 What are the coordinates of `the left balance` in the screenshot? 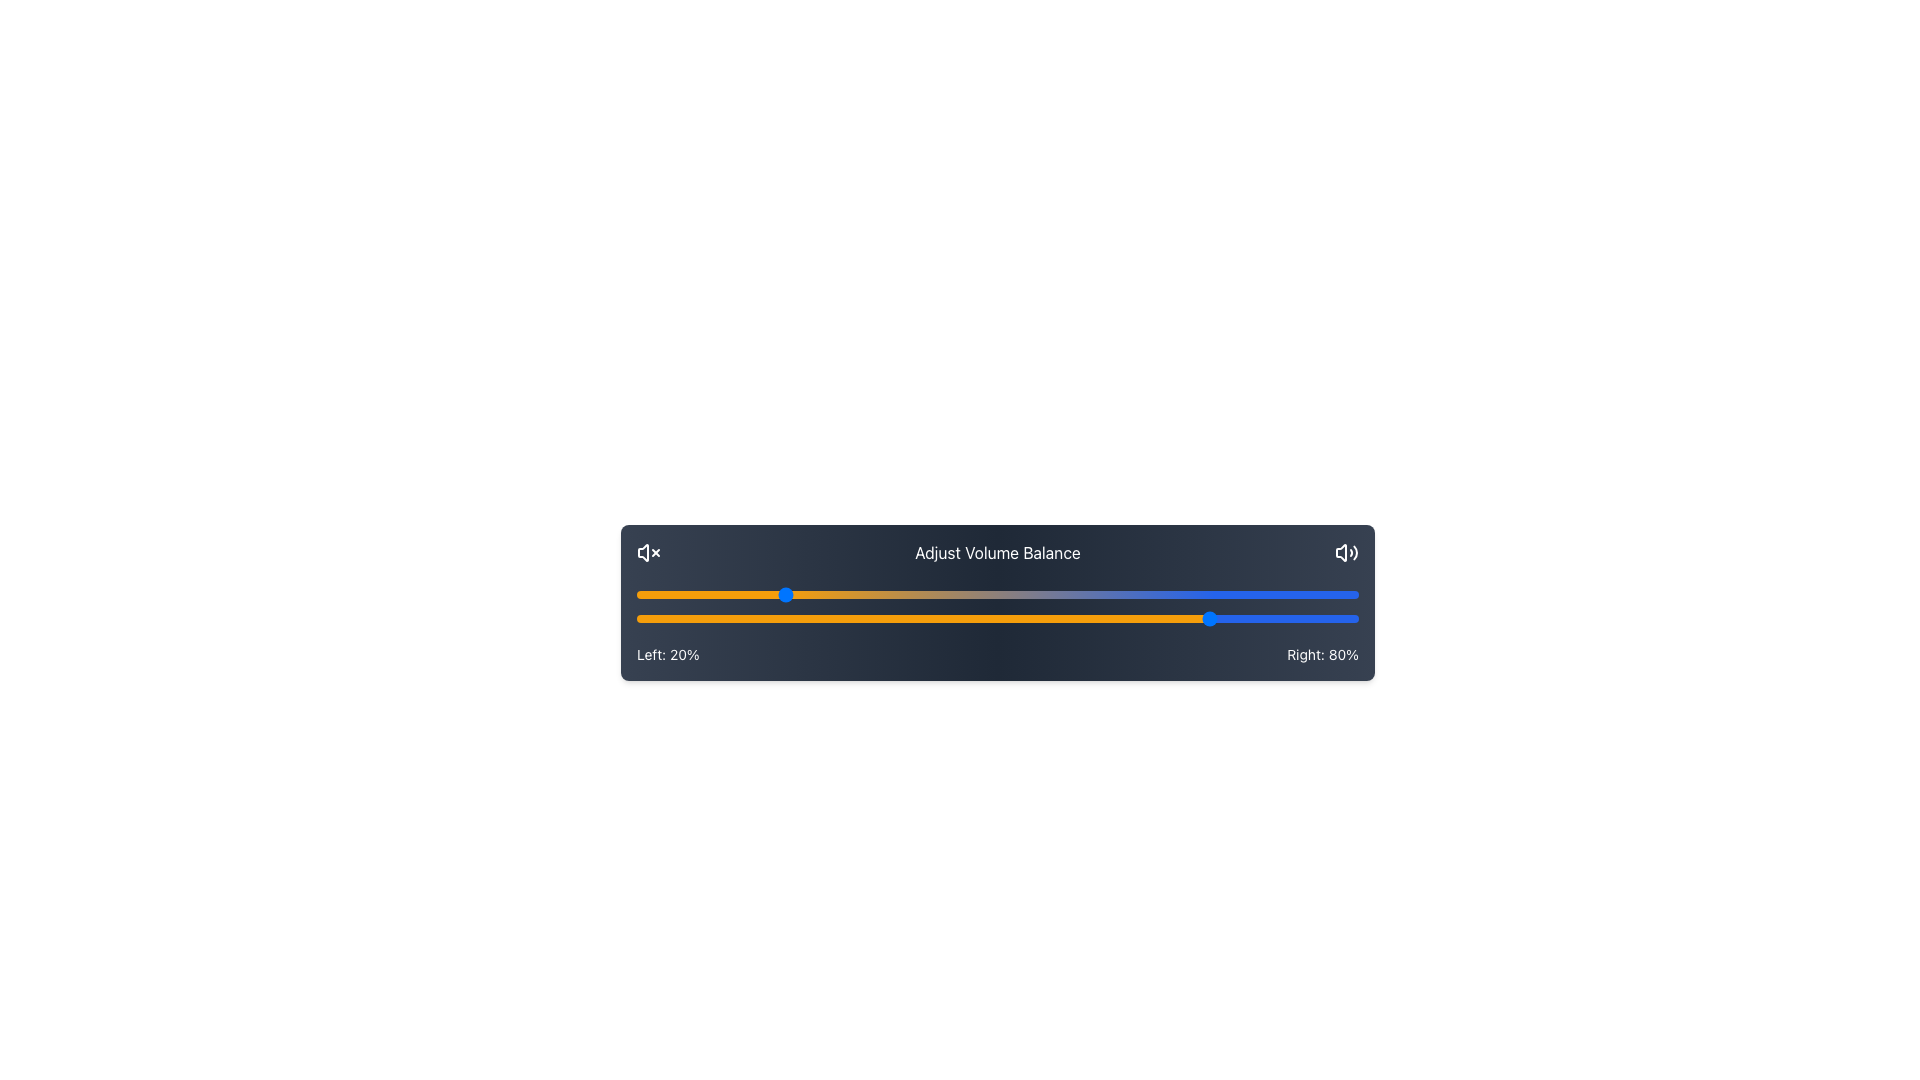 It's located at (1120, 593).